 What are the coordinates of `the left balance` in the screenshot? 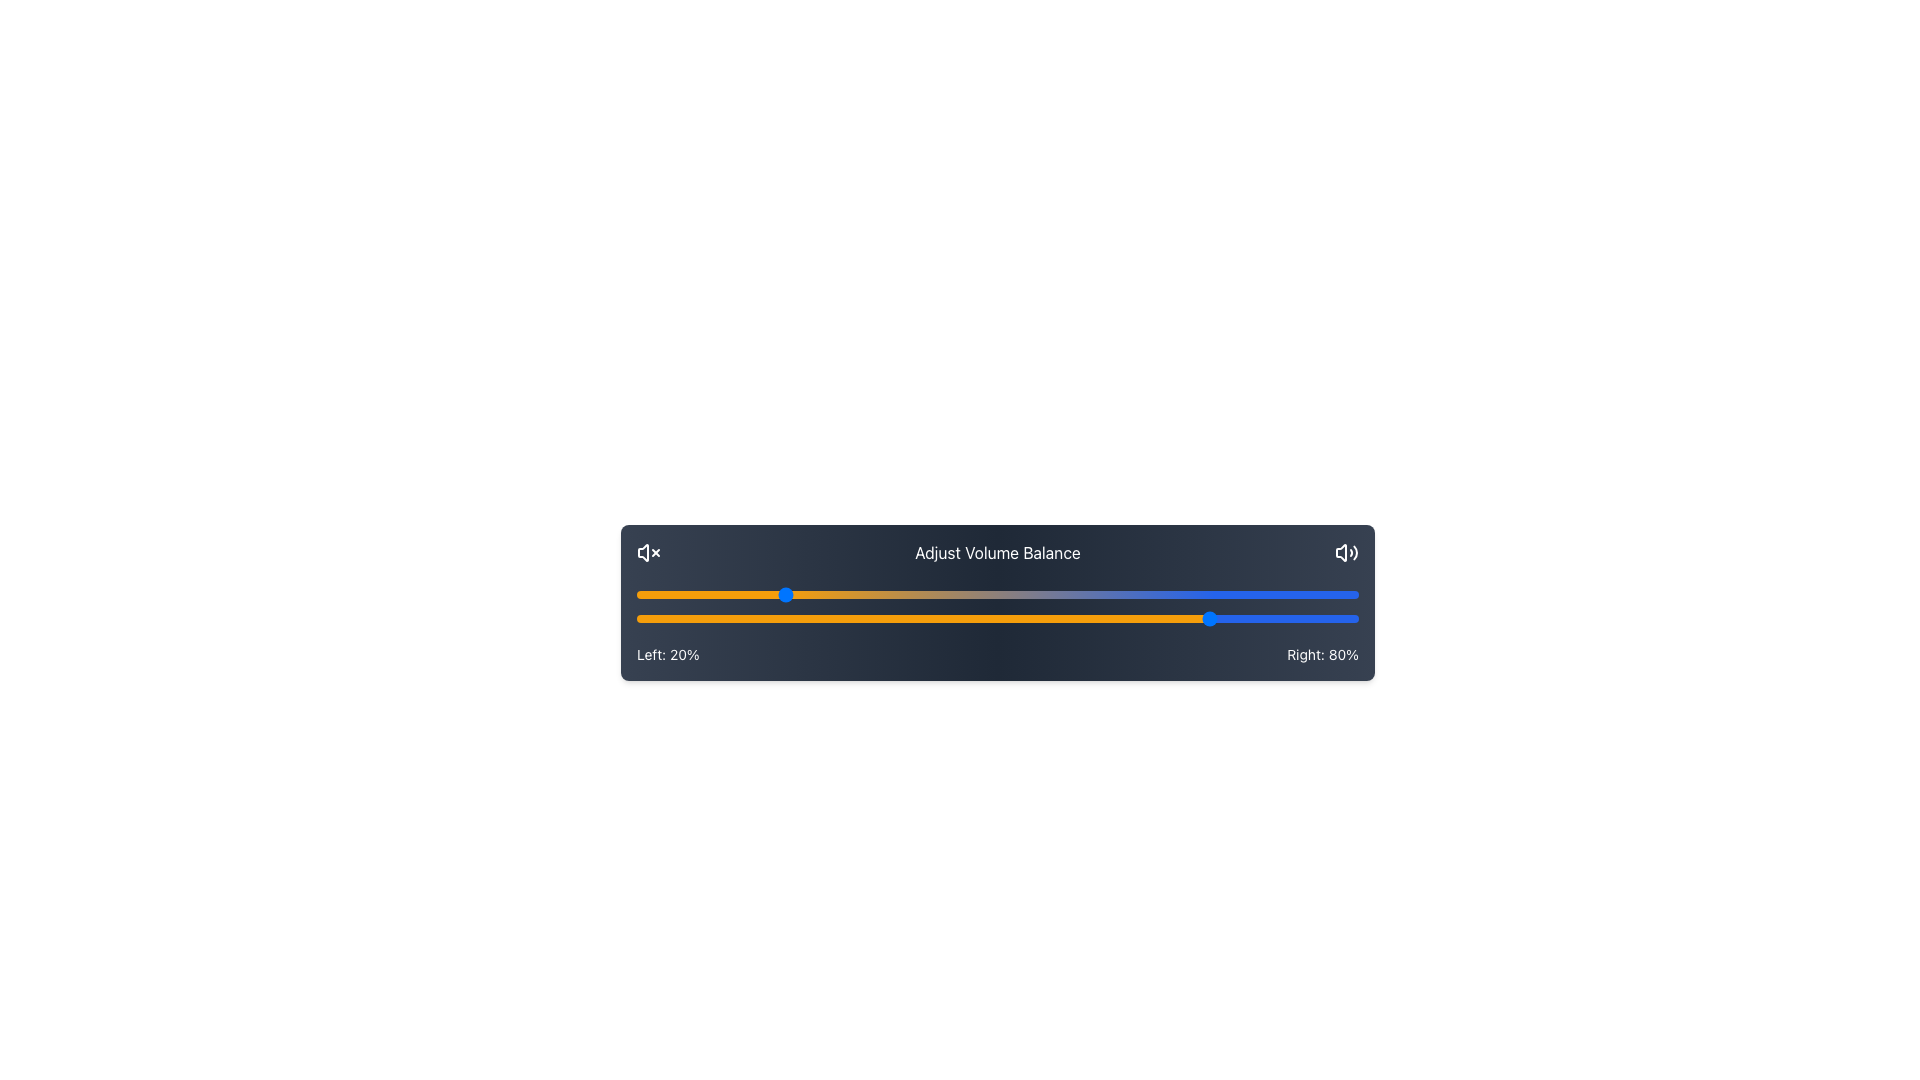 It's located at (1120, 593).